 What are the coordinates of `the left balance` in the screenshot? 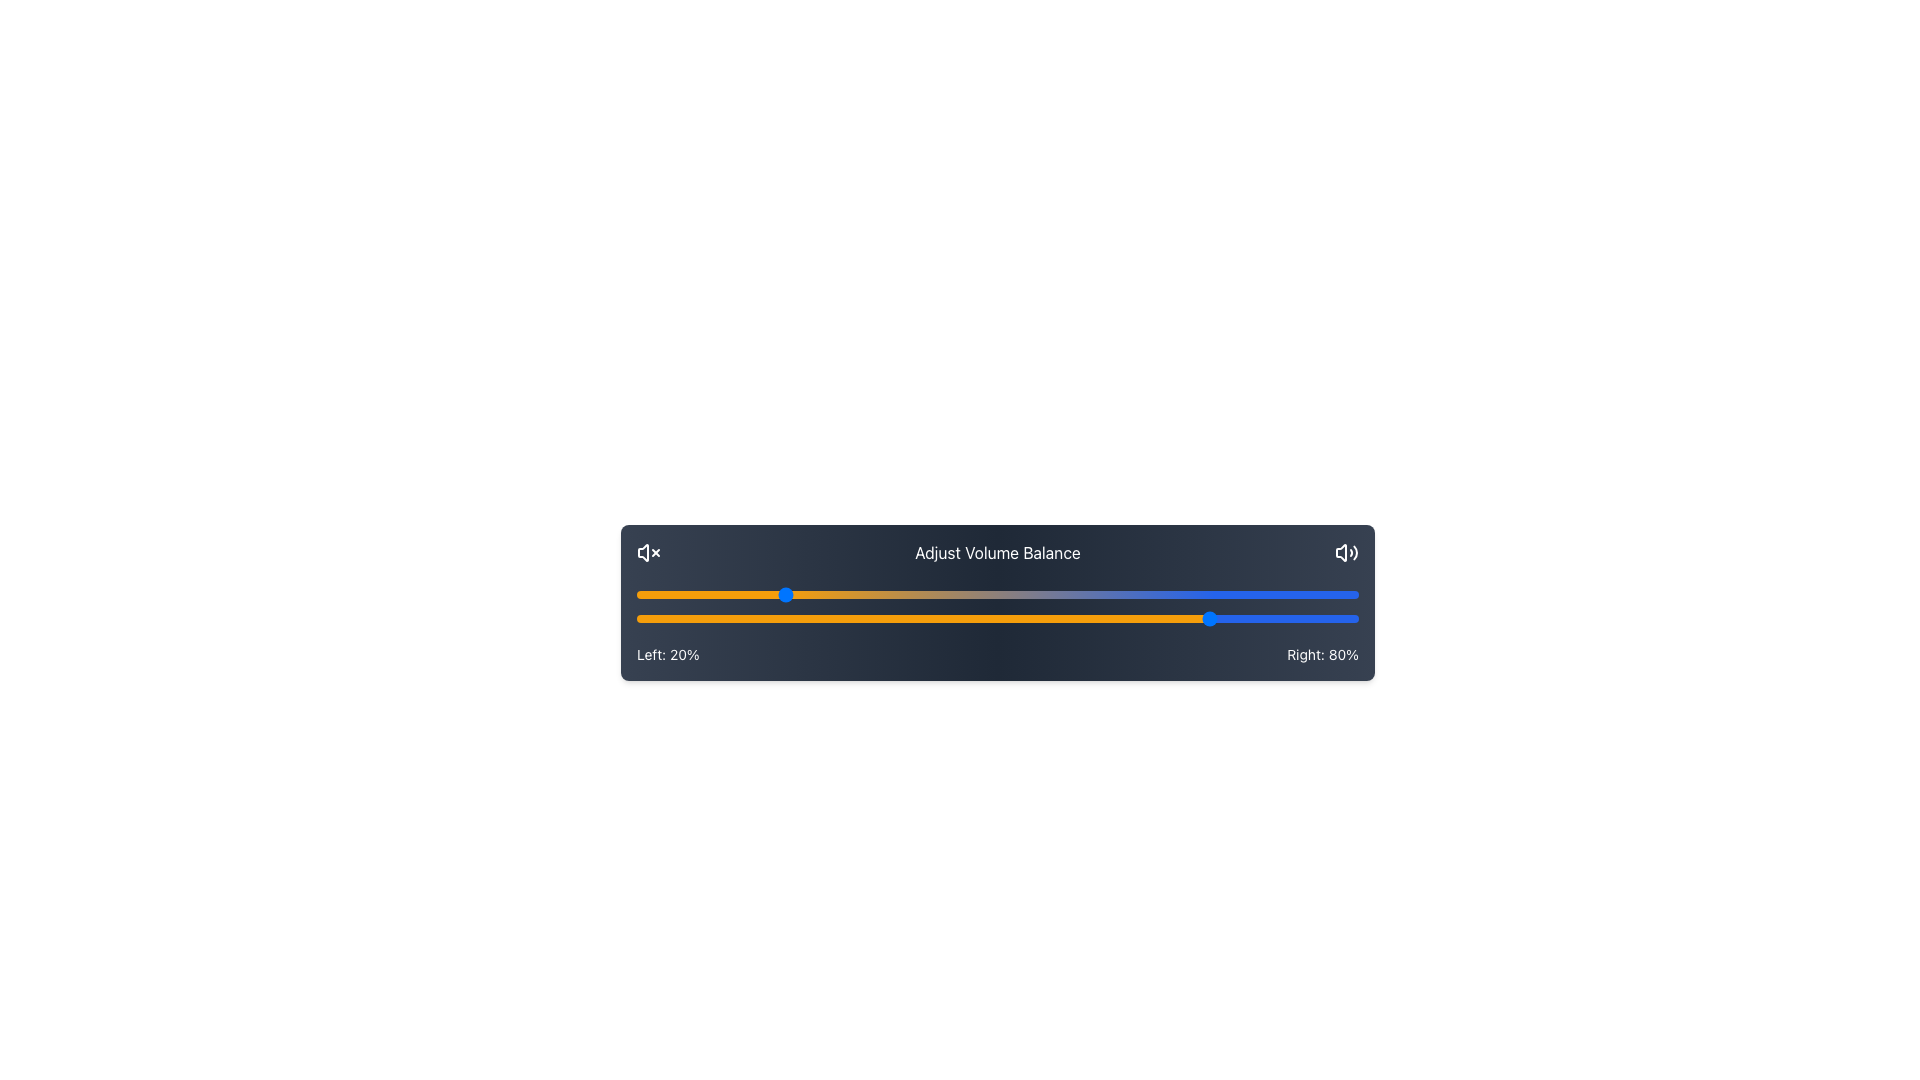 It's located at (1120, 593).